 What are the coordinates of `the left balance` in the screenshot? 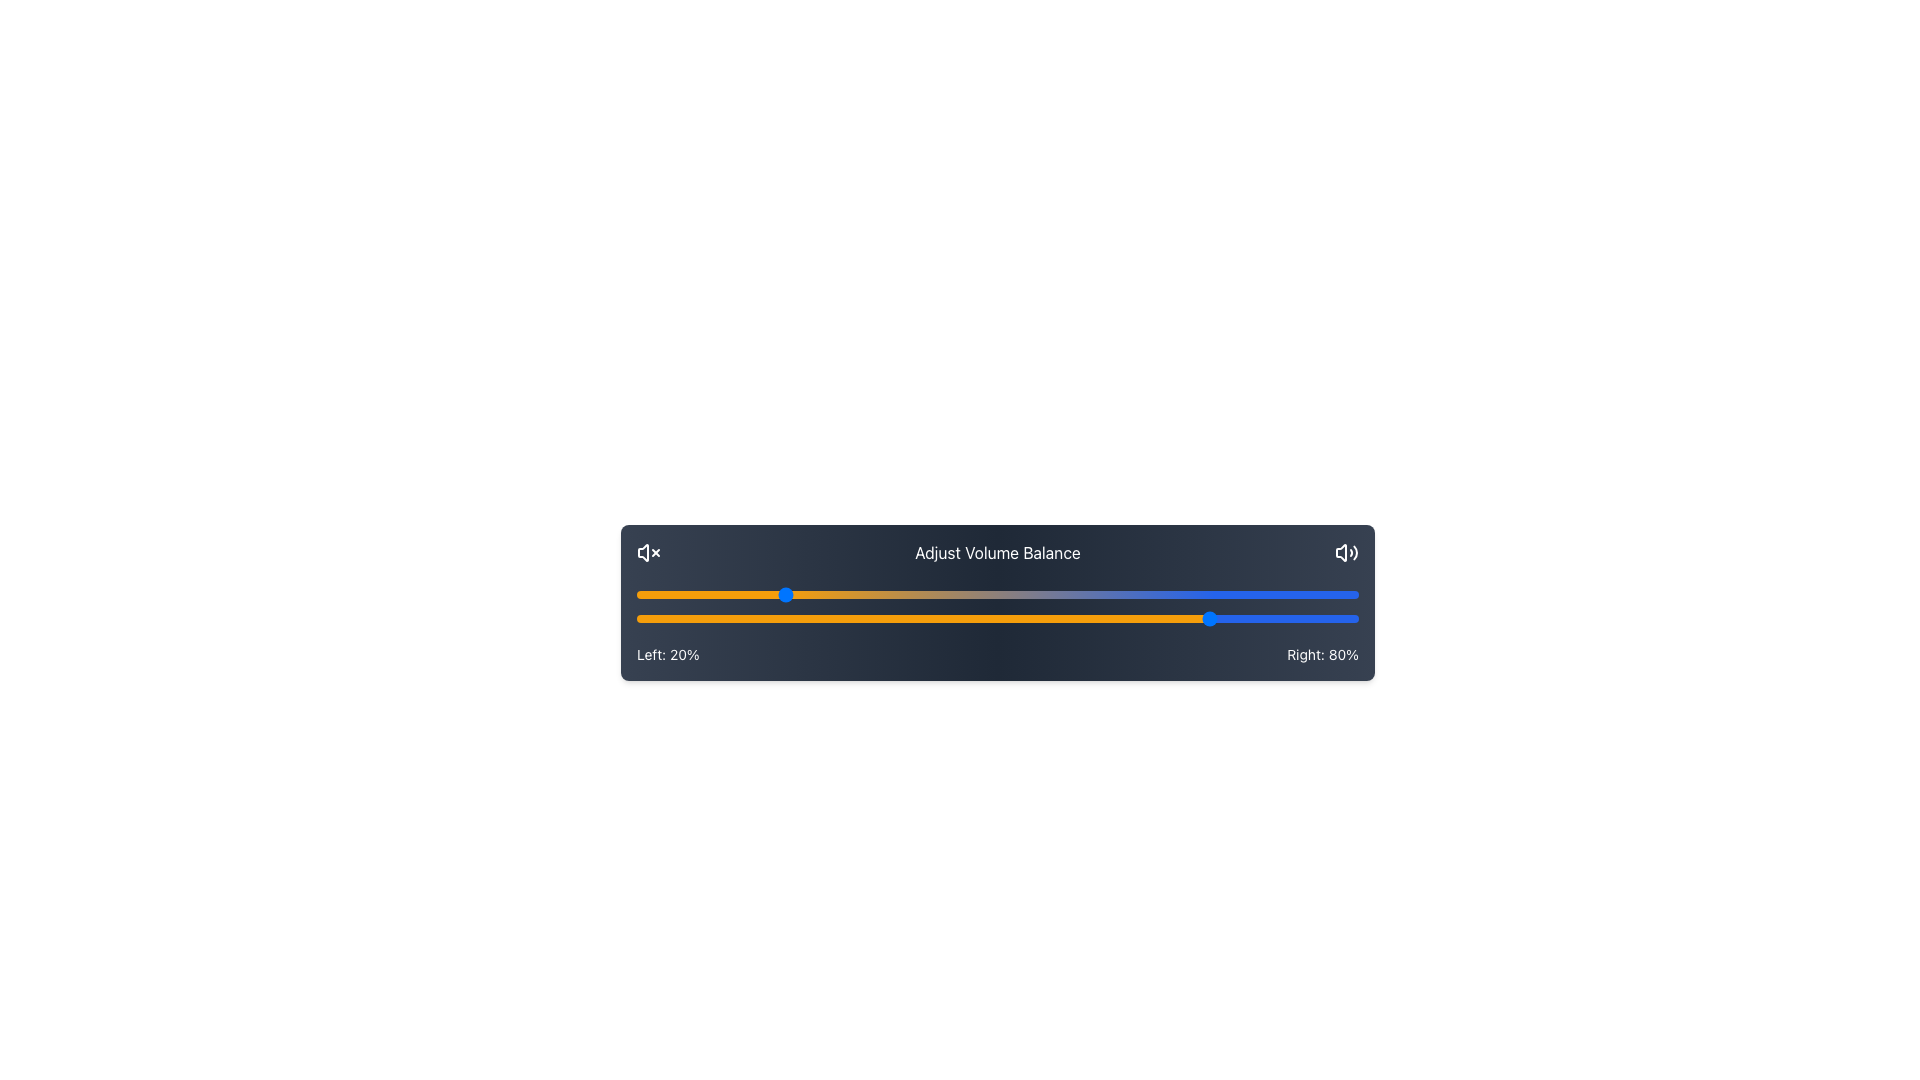 It's located at (1120, 593).